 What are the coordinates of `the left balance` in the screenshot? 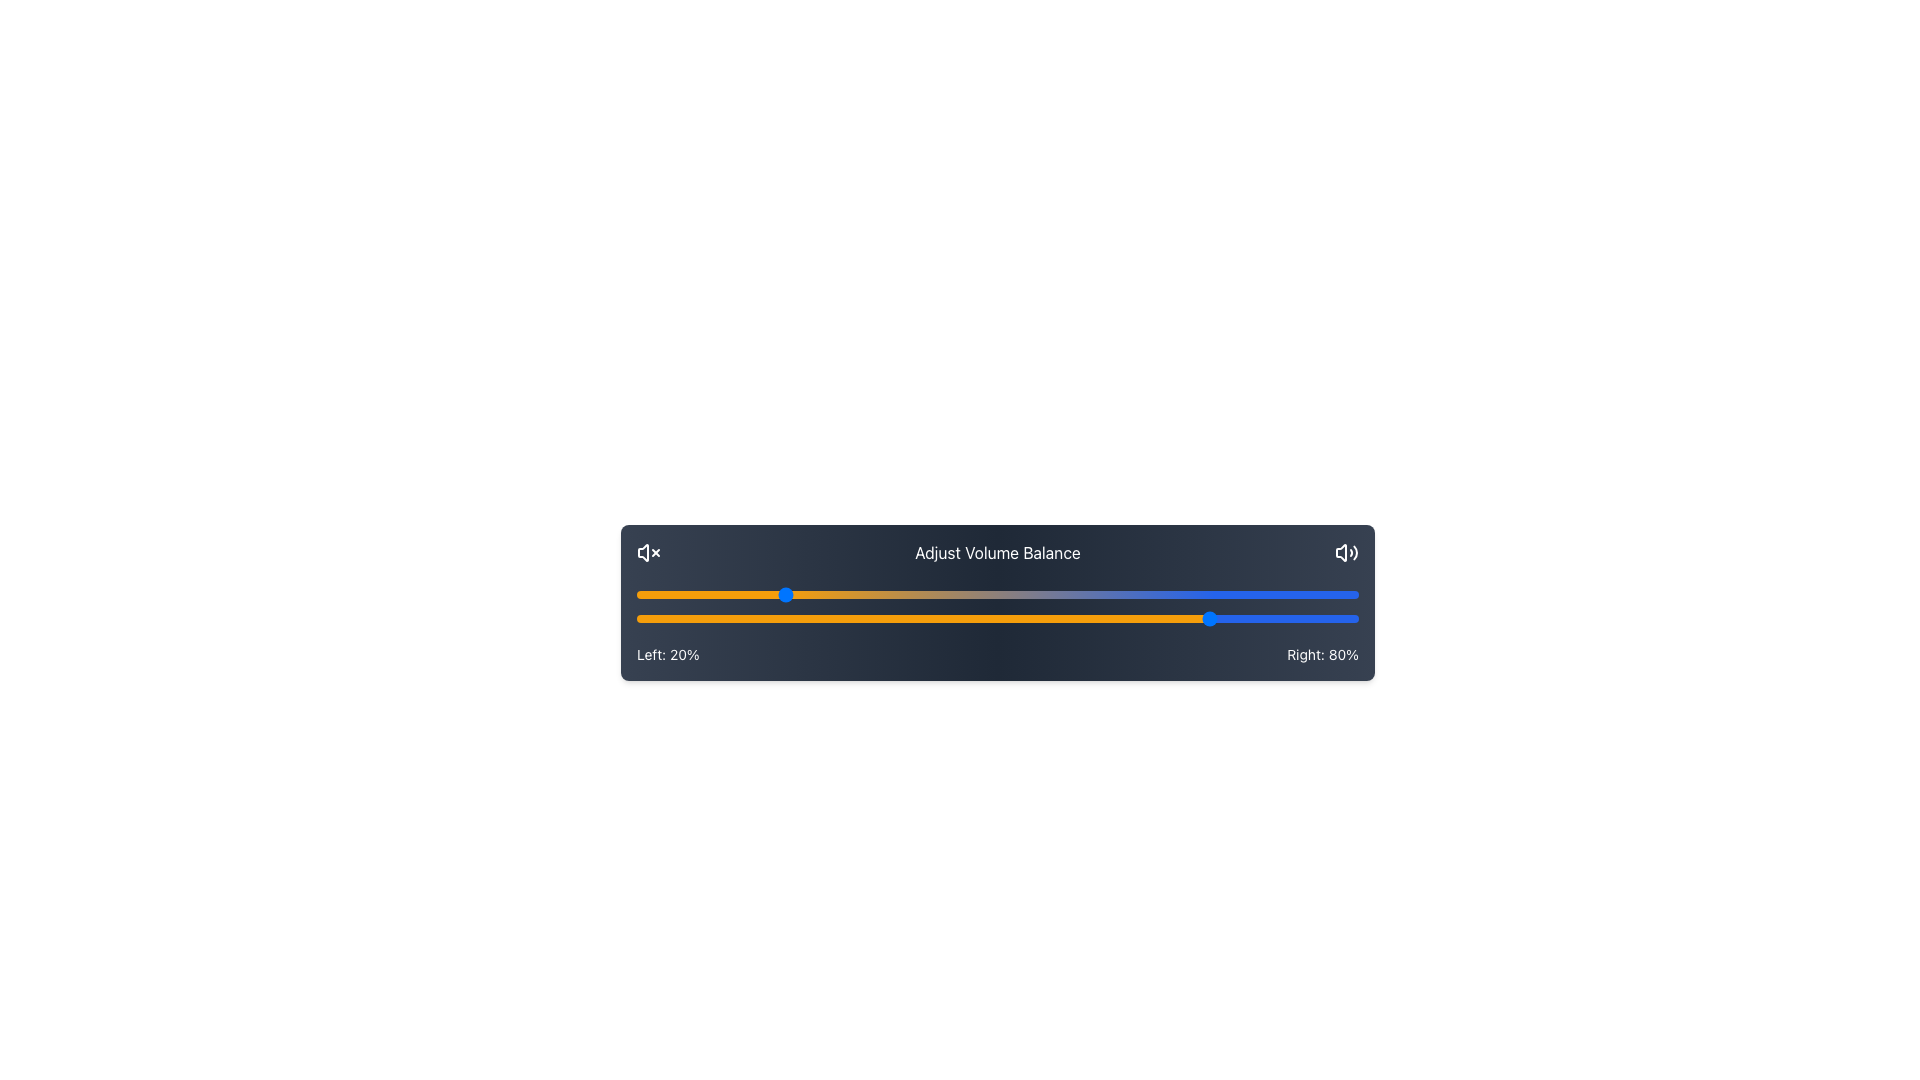 It's located at (1120, 593).